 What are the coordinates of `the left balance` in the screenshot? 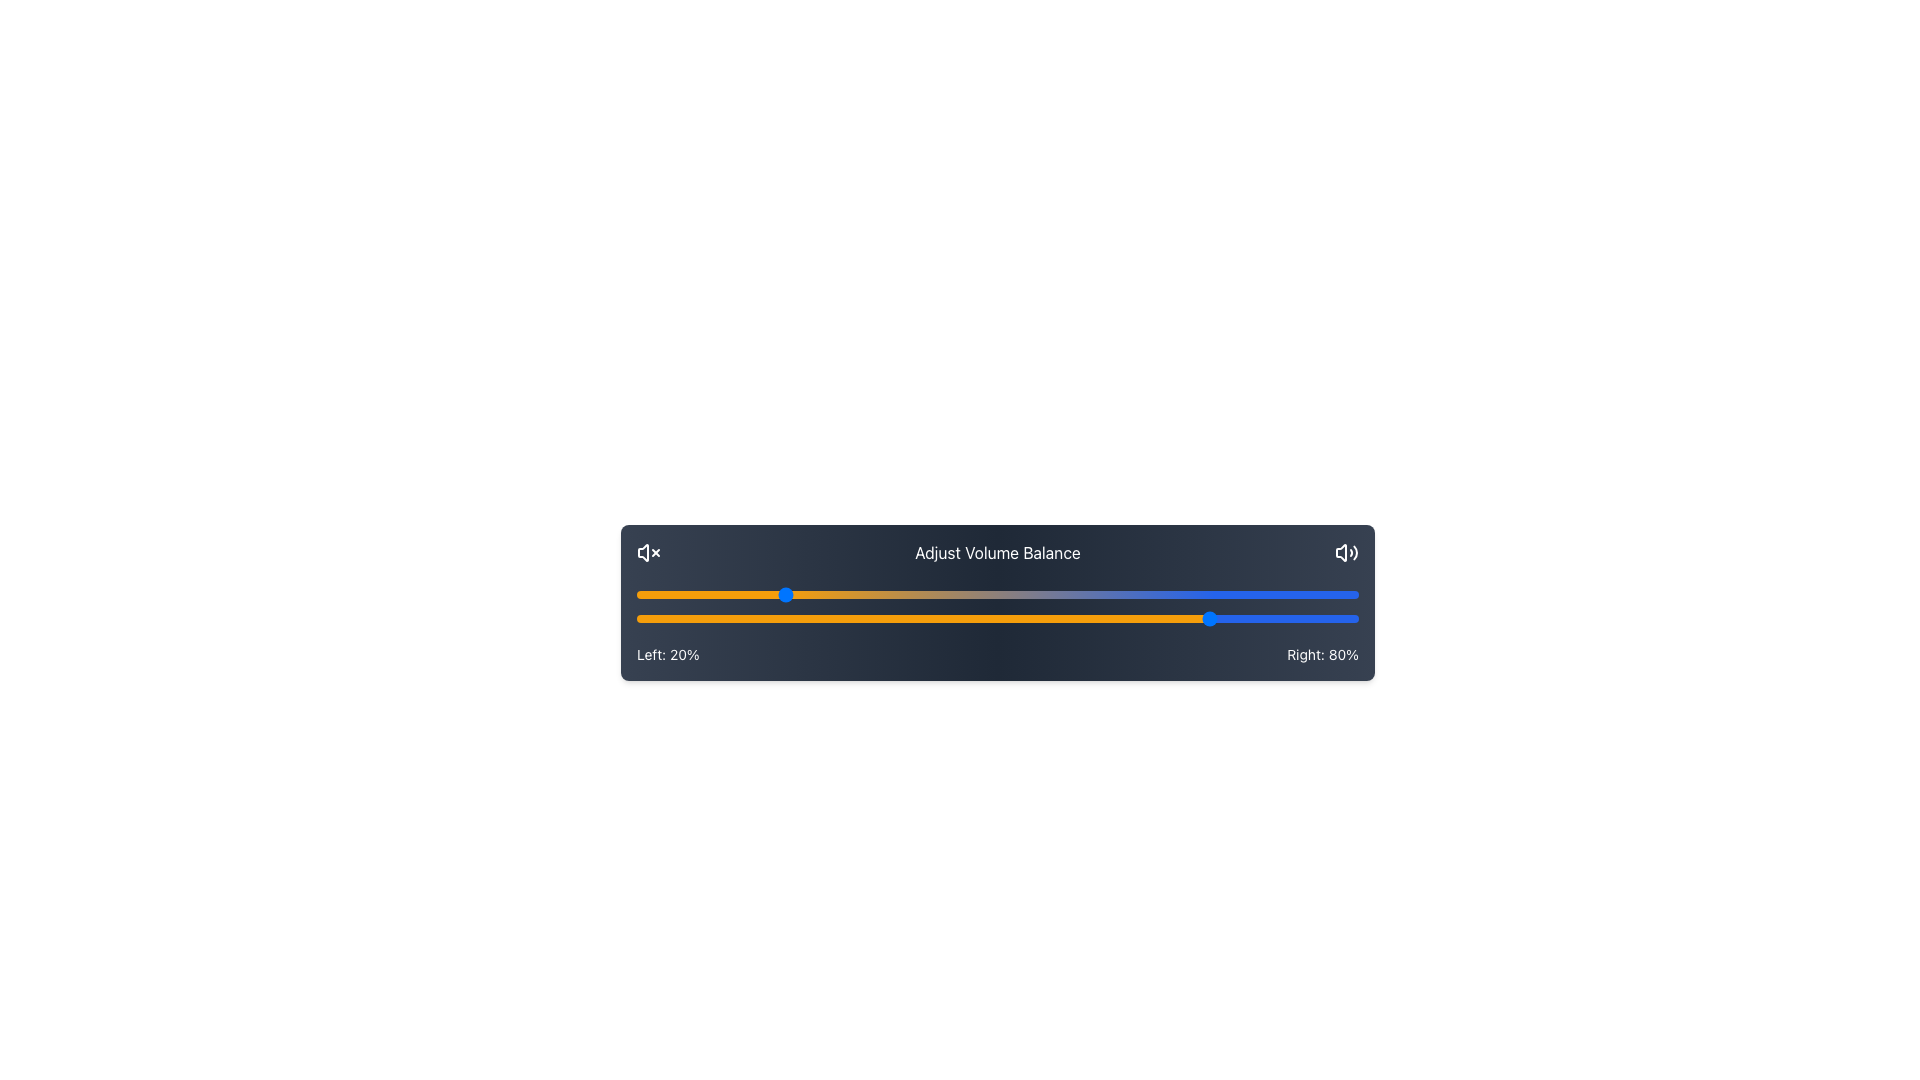 It's located at (1120, 593).